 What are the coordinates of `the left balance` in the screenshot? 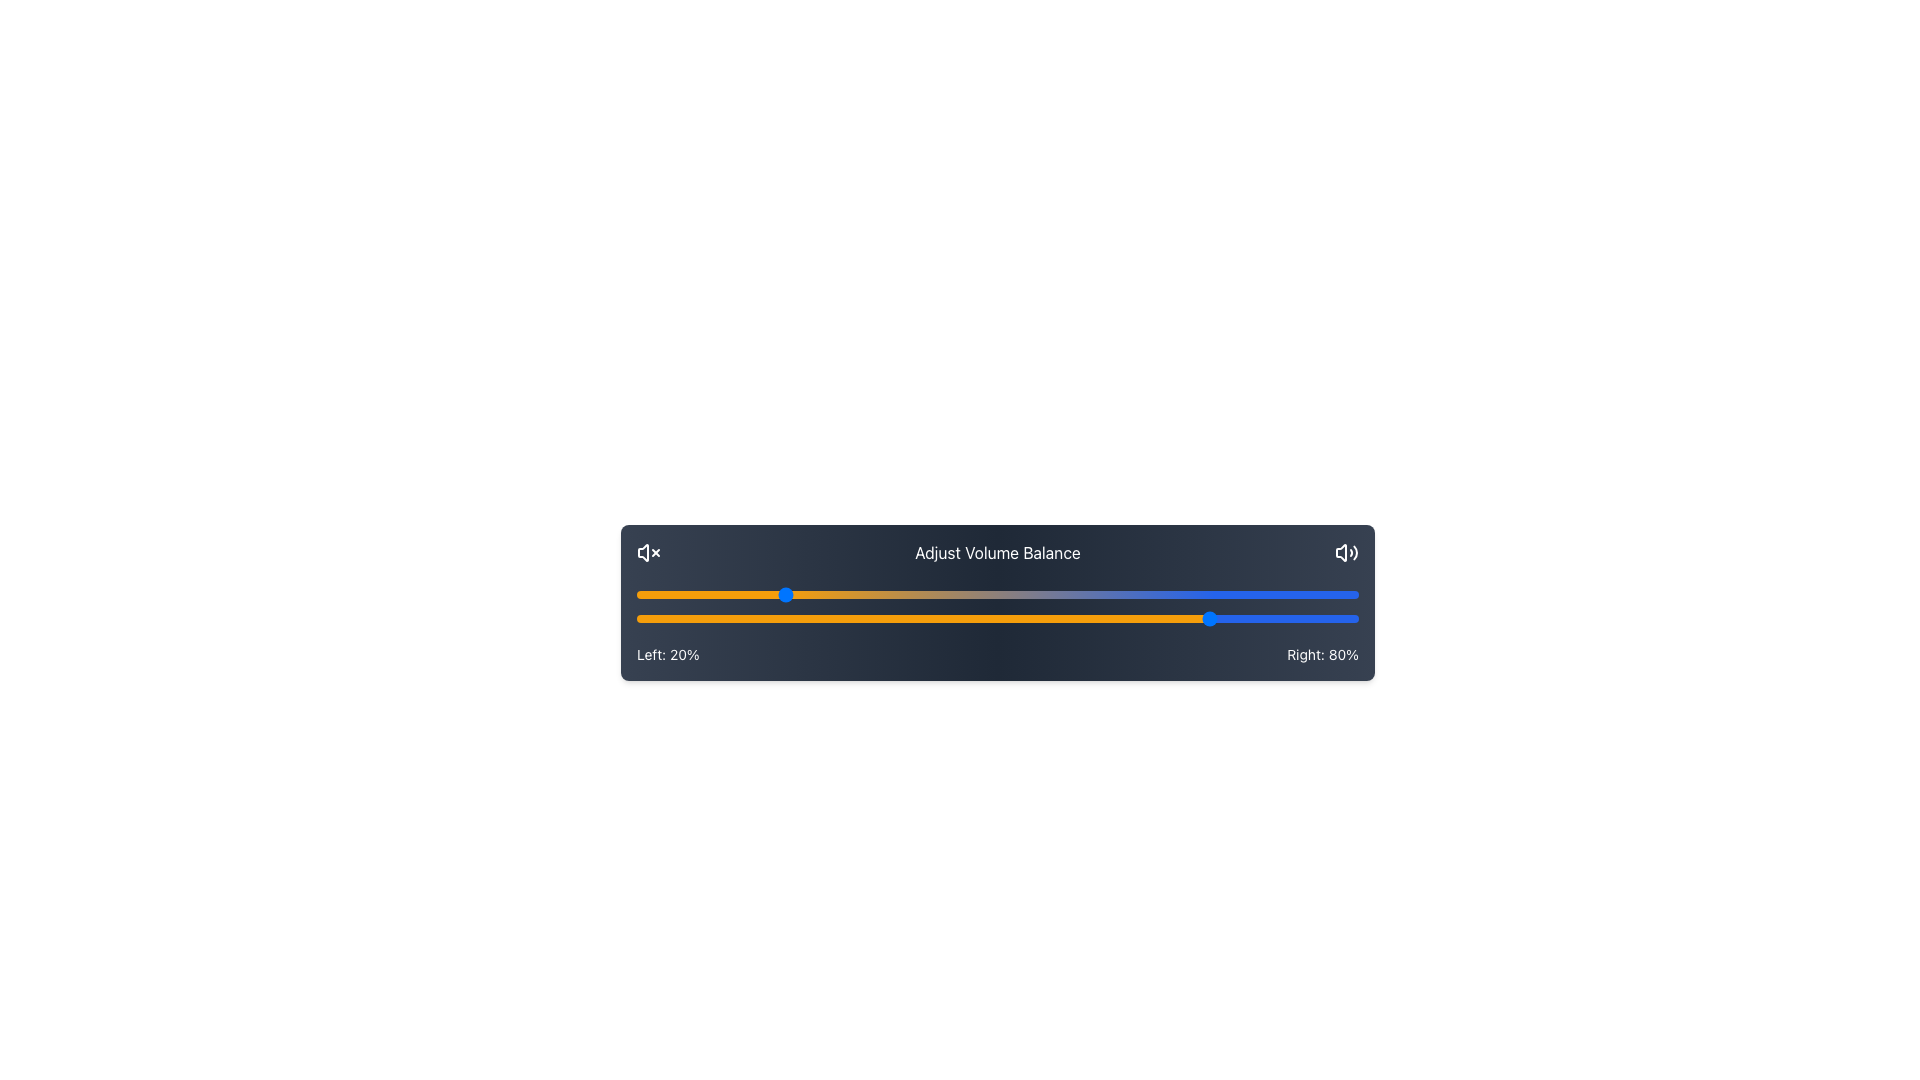 It's located at (1120, 593).